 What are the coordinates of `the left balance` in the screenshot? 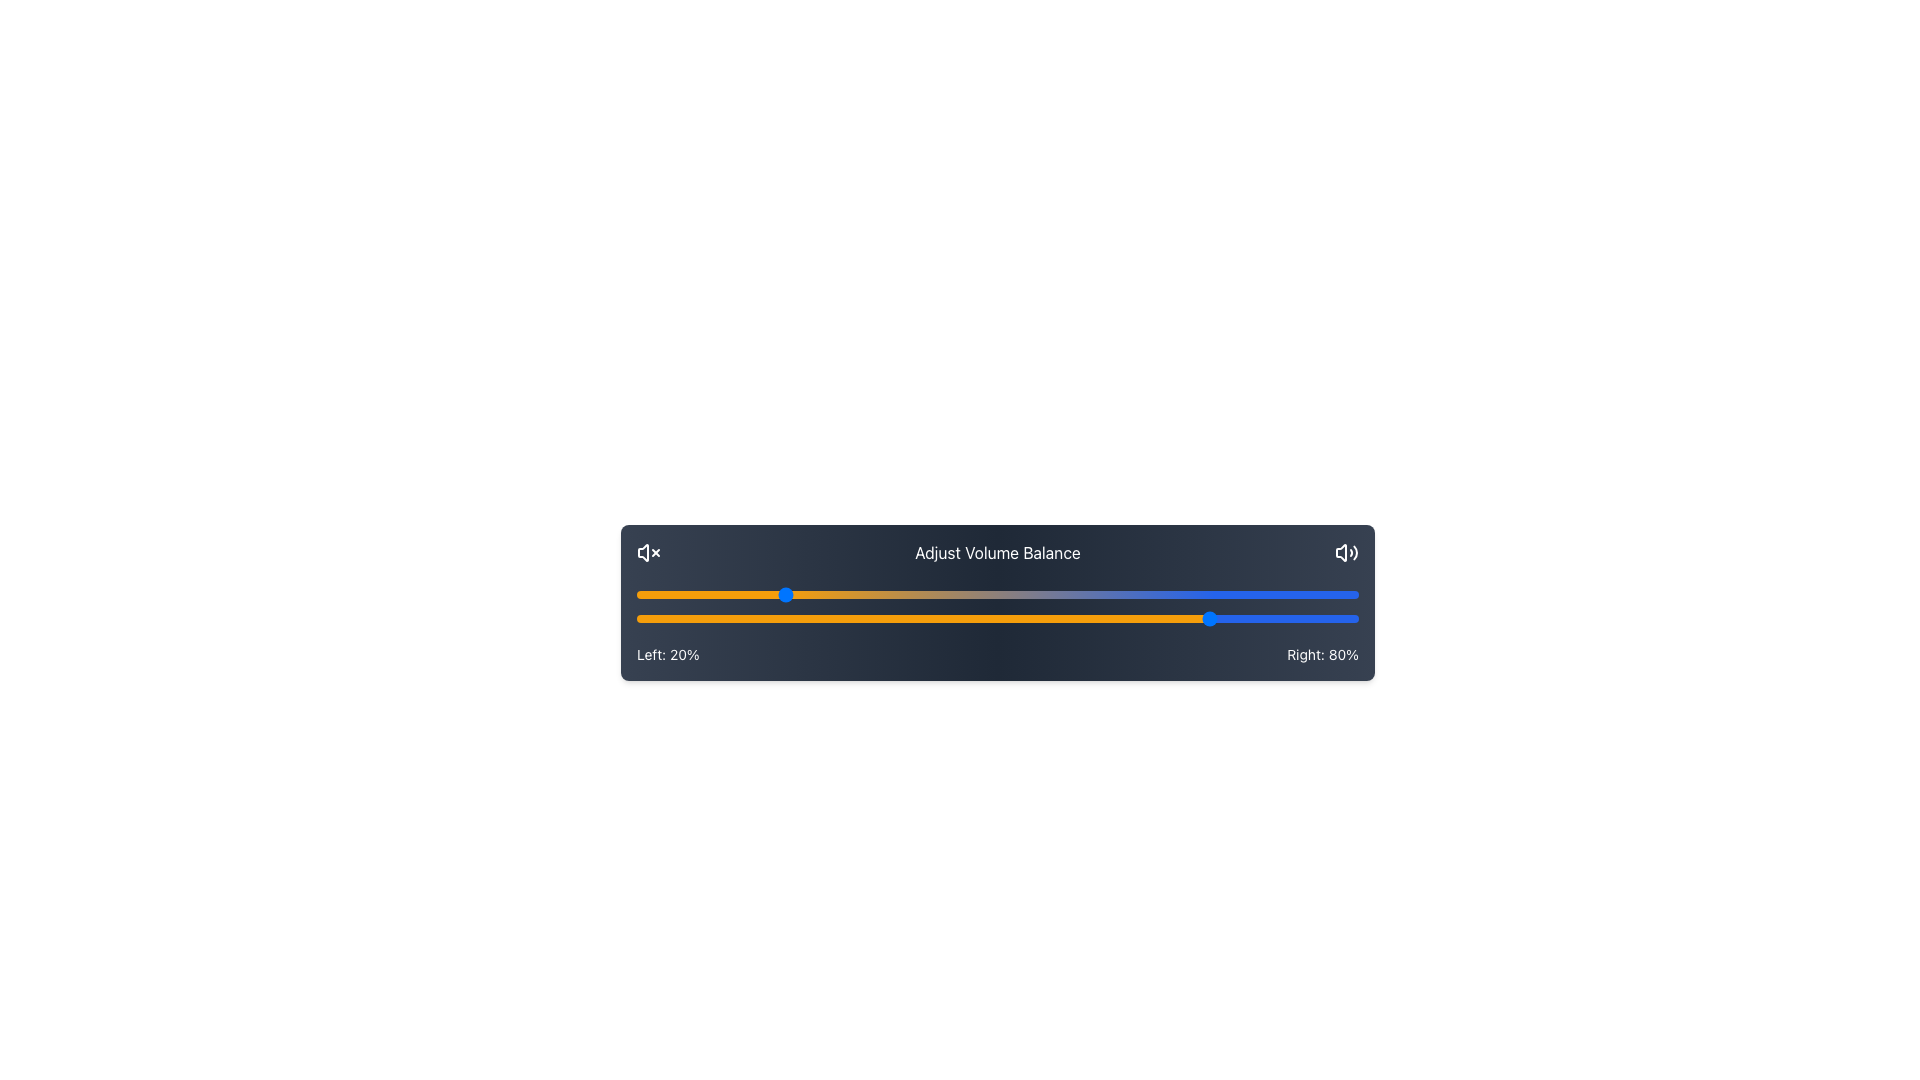 It's located at (1120, 593).